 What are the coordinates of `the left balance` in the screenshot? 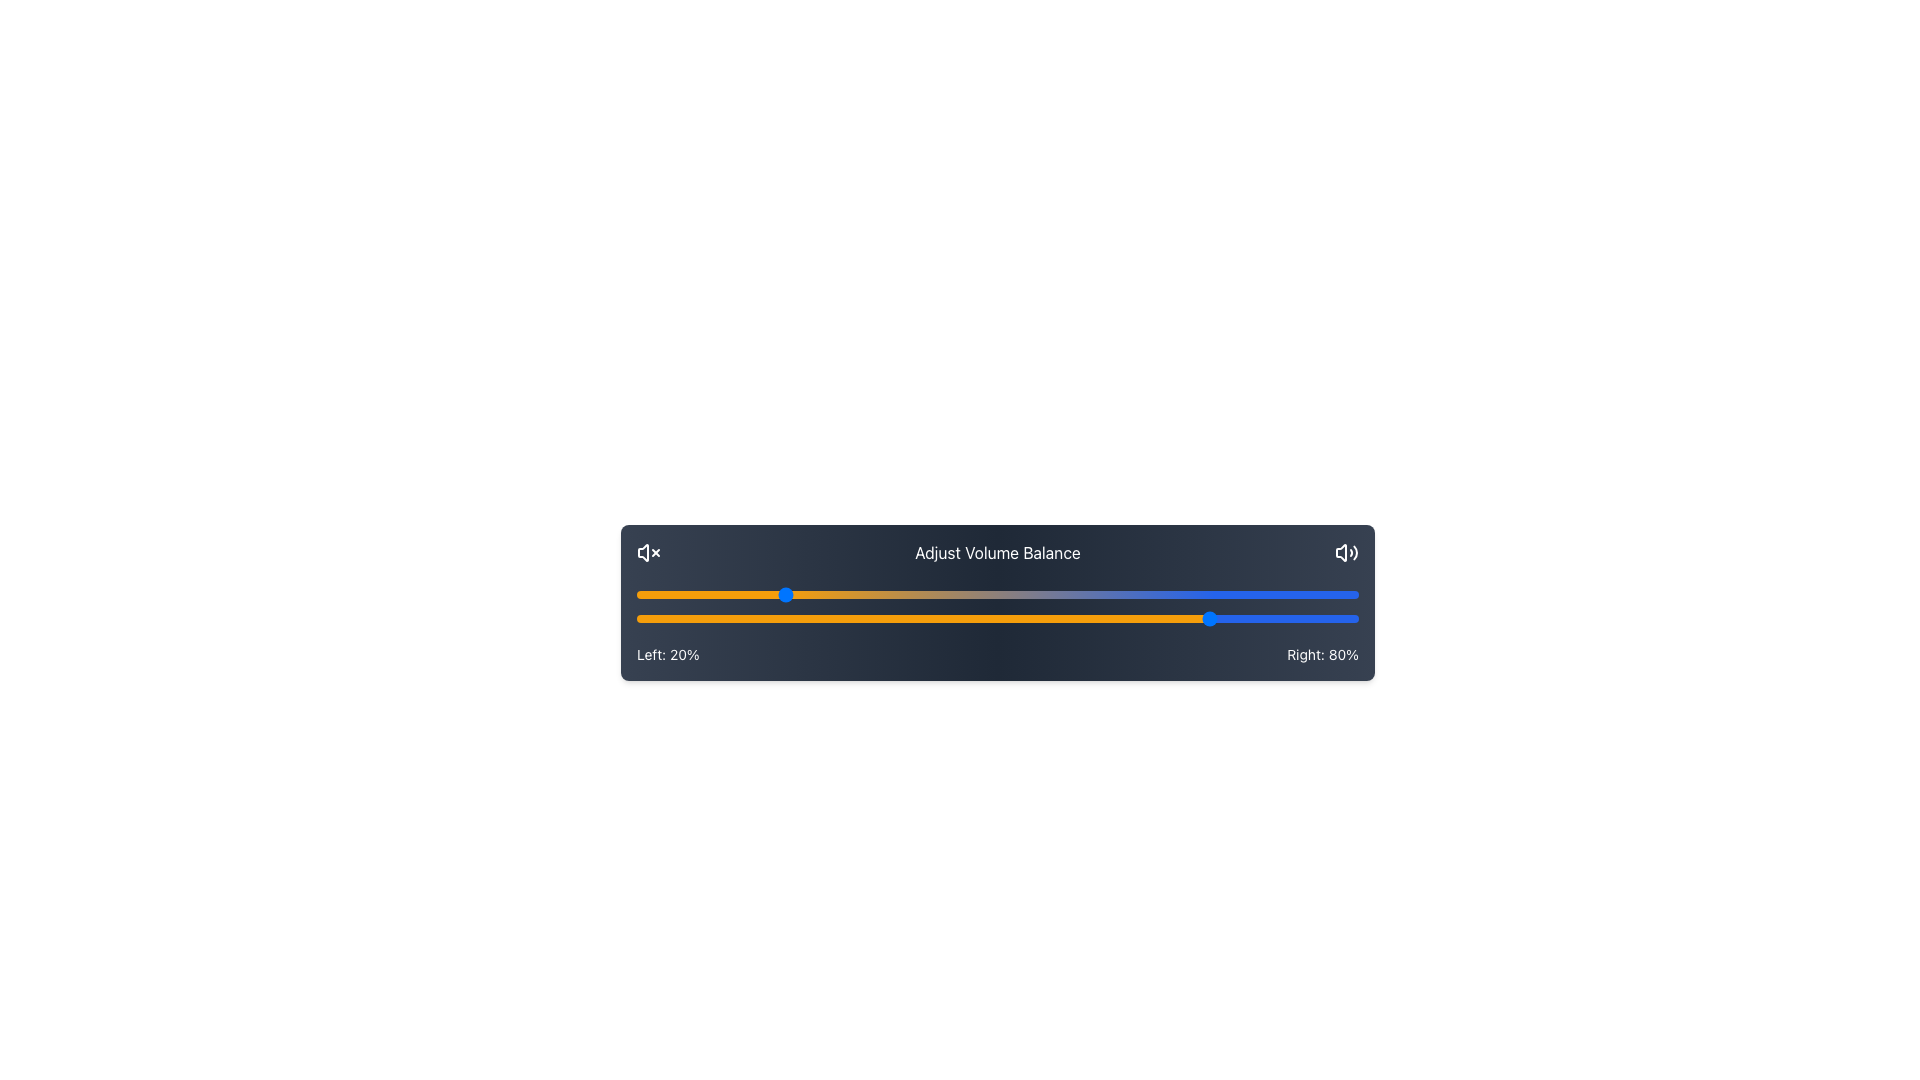 It's located at (1120, 593).